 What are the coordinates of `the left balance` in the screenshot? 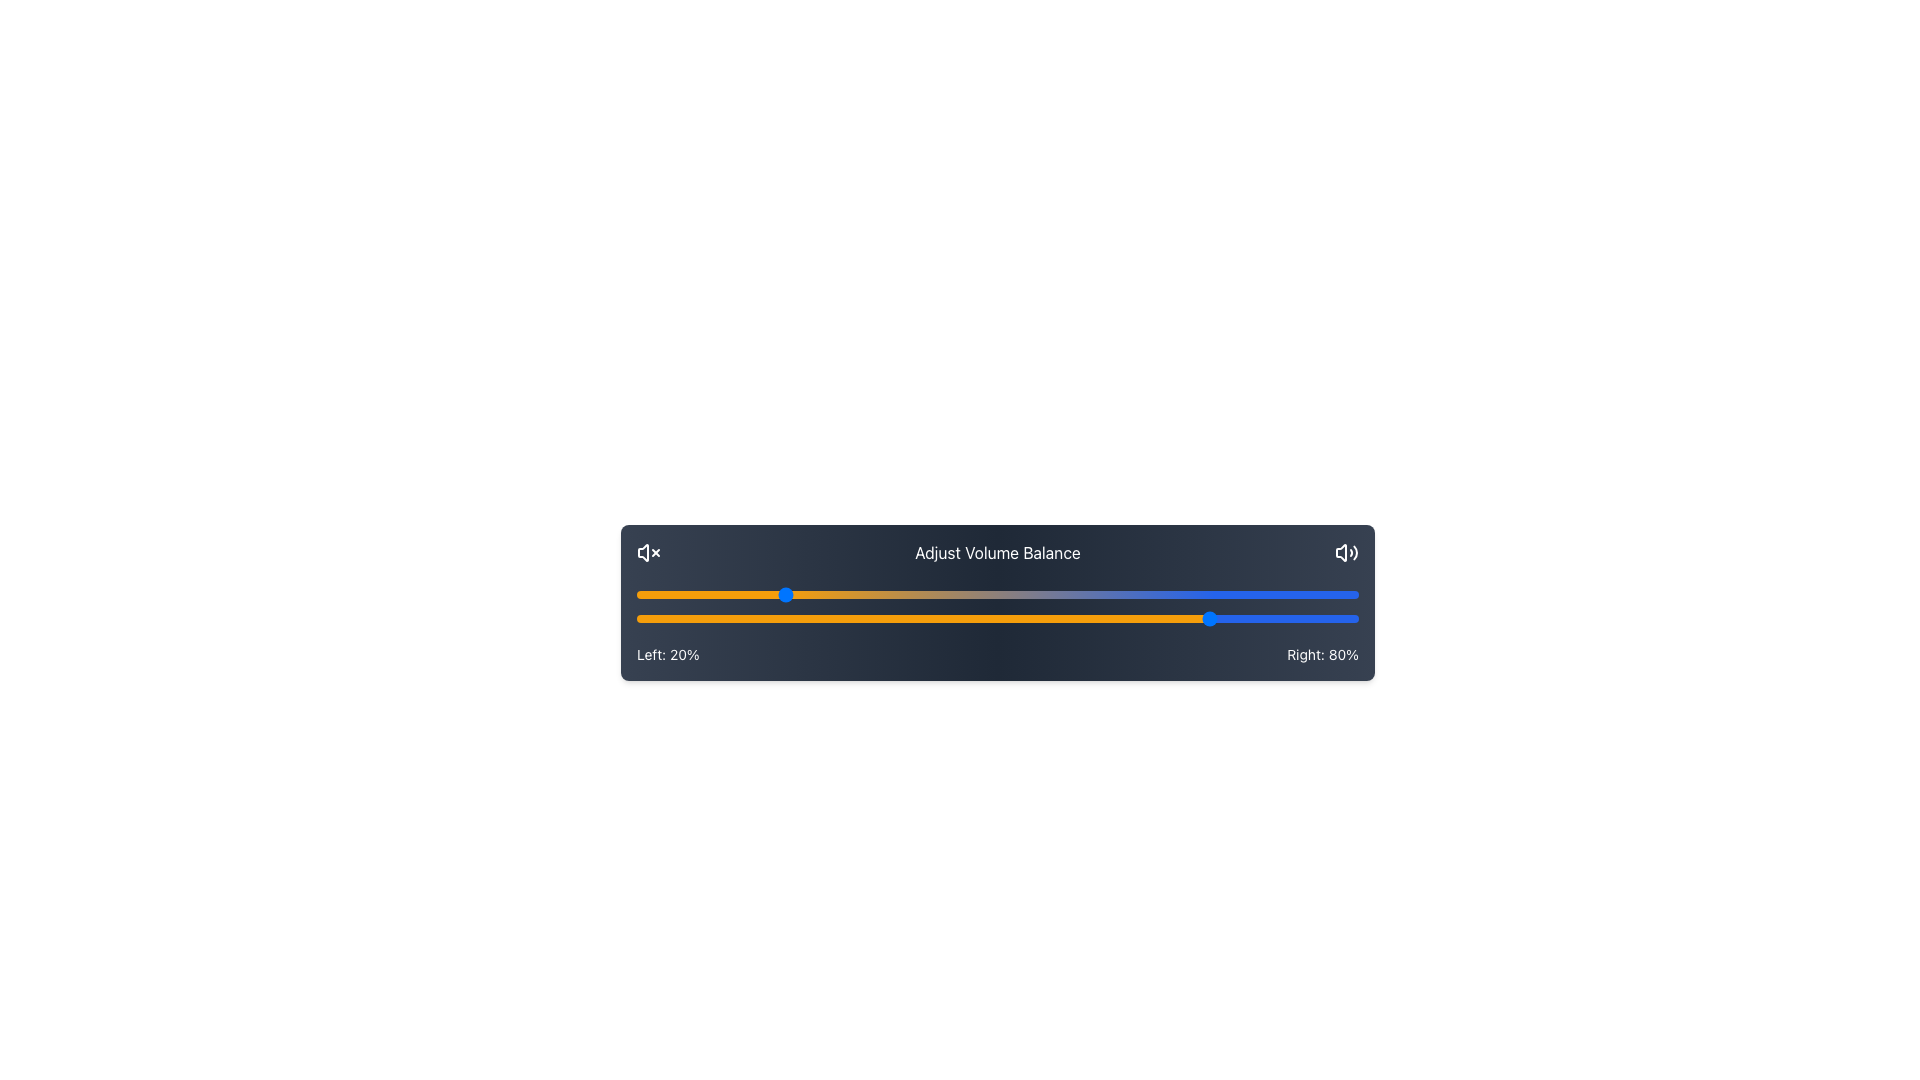 It's located at (1120, 593).